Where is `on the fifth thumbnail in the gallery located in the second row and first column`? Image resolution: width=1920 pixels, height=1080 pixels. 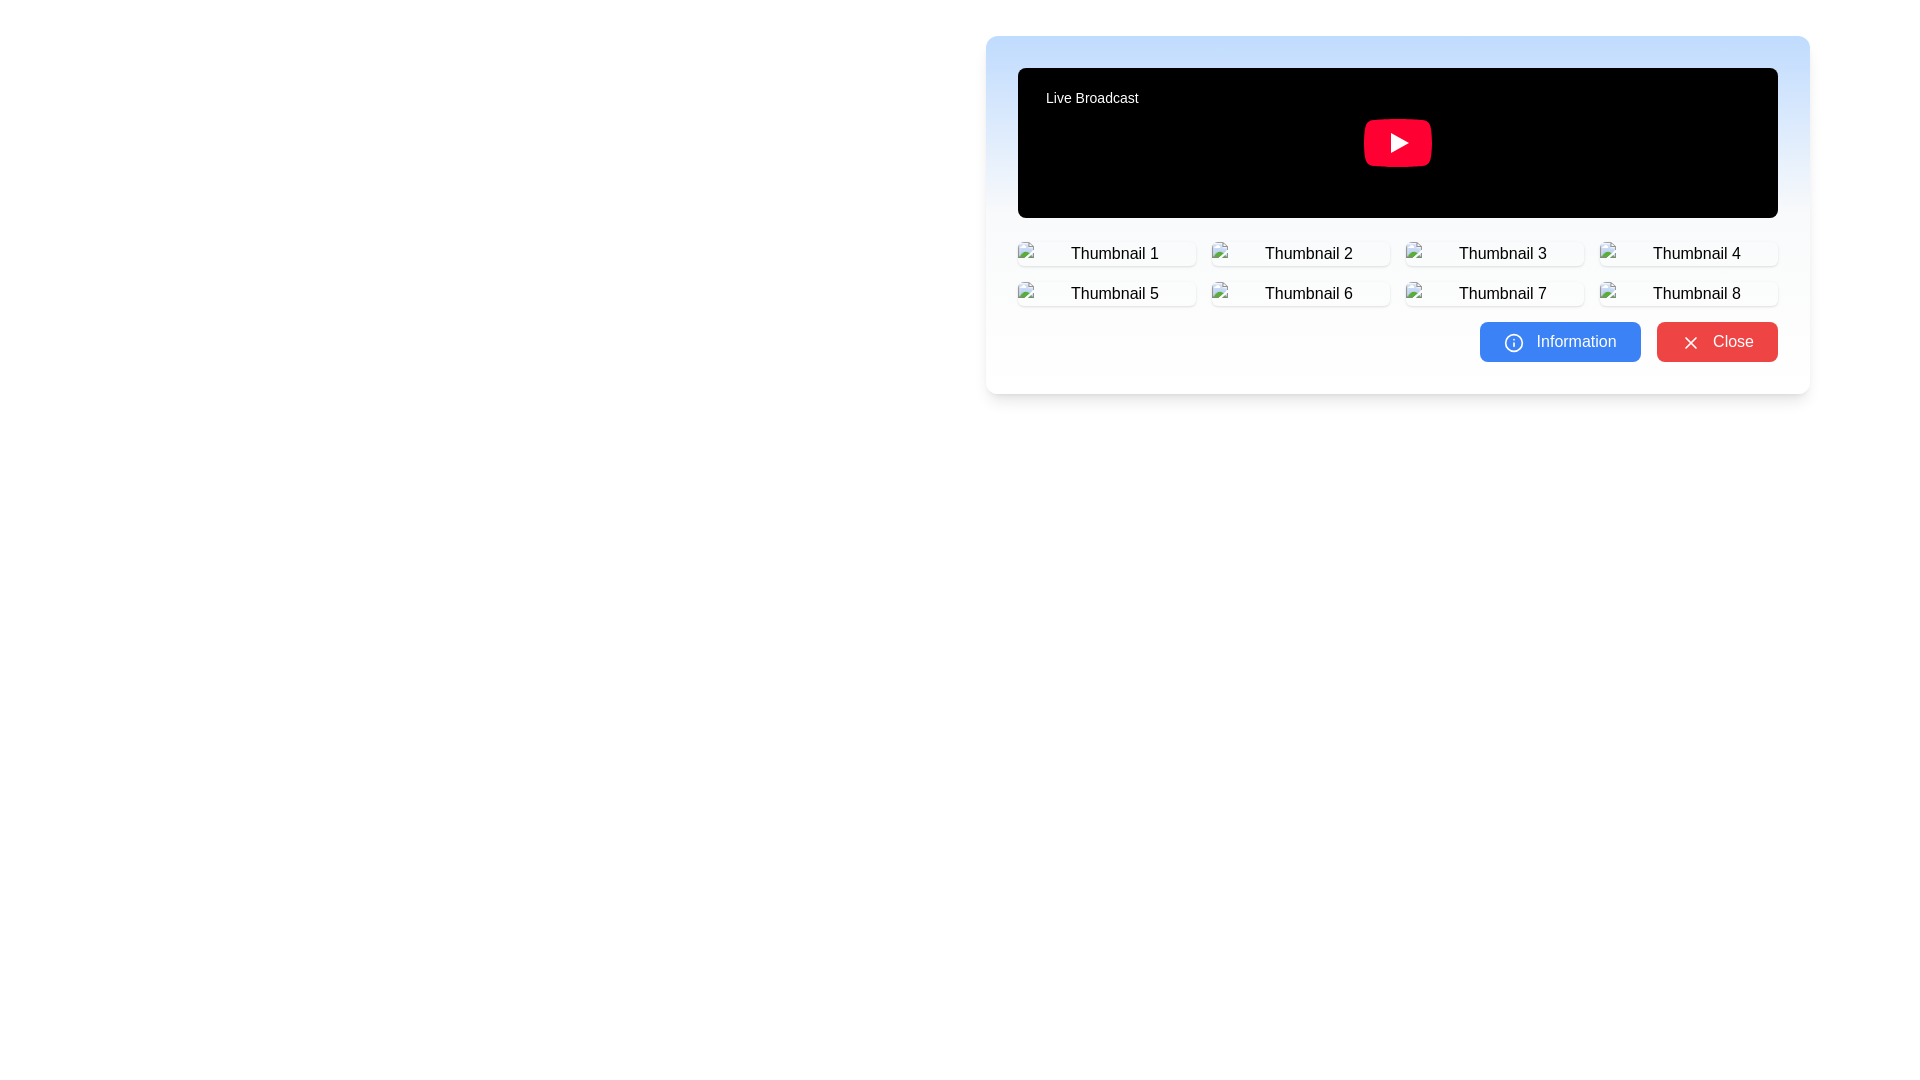
on the fifth thumbnail in the gallery located in the second row and first column is located at coordinates (1106, 293).